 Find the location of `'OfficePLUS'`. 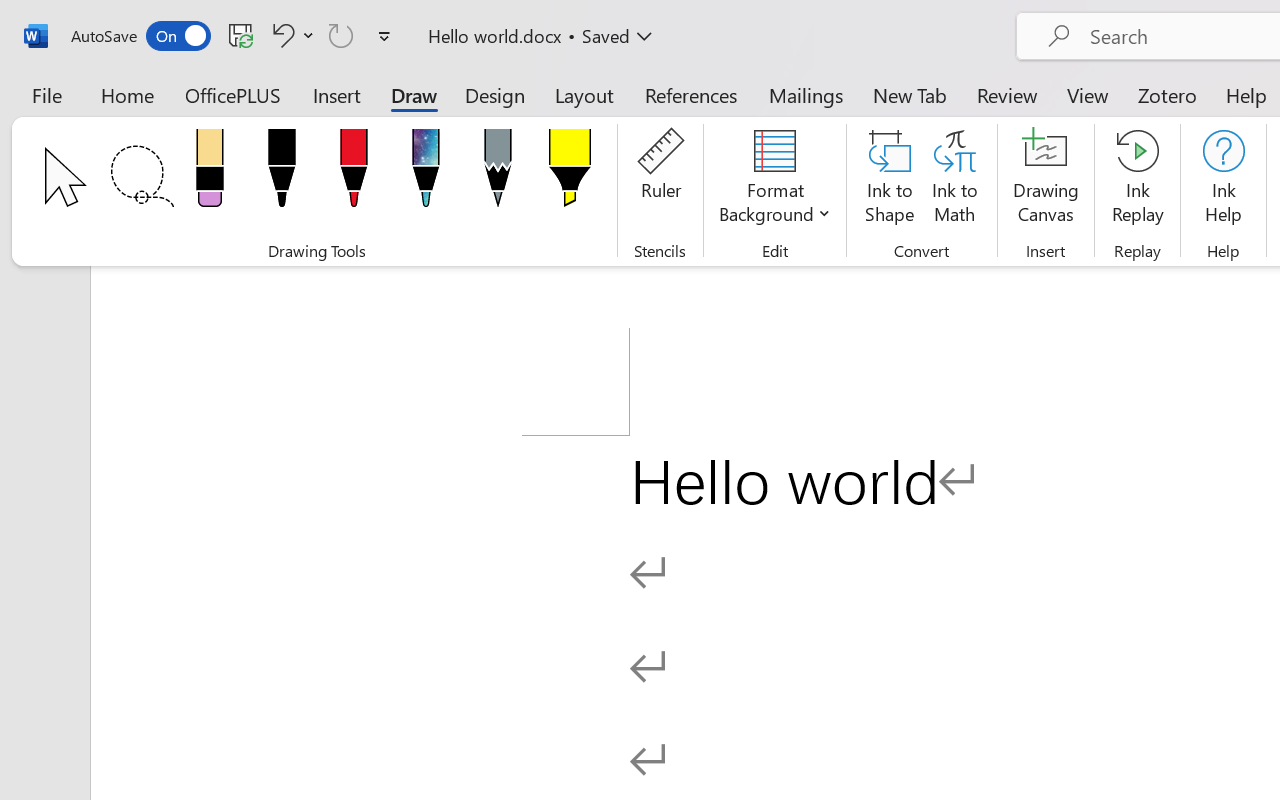

'OfficePLUS' is located at coordinates (233, 94).